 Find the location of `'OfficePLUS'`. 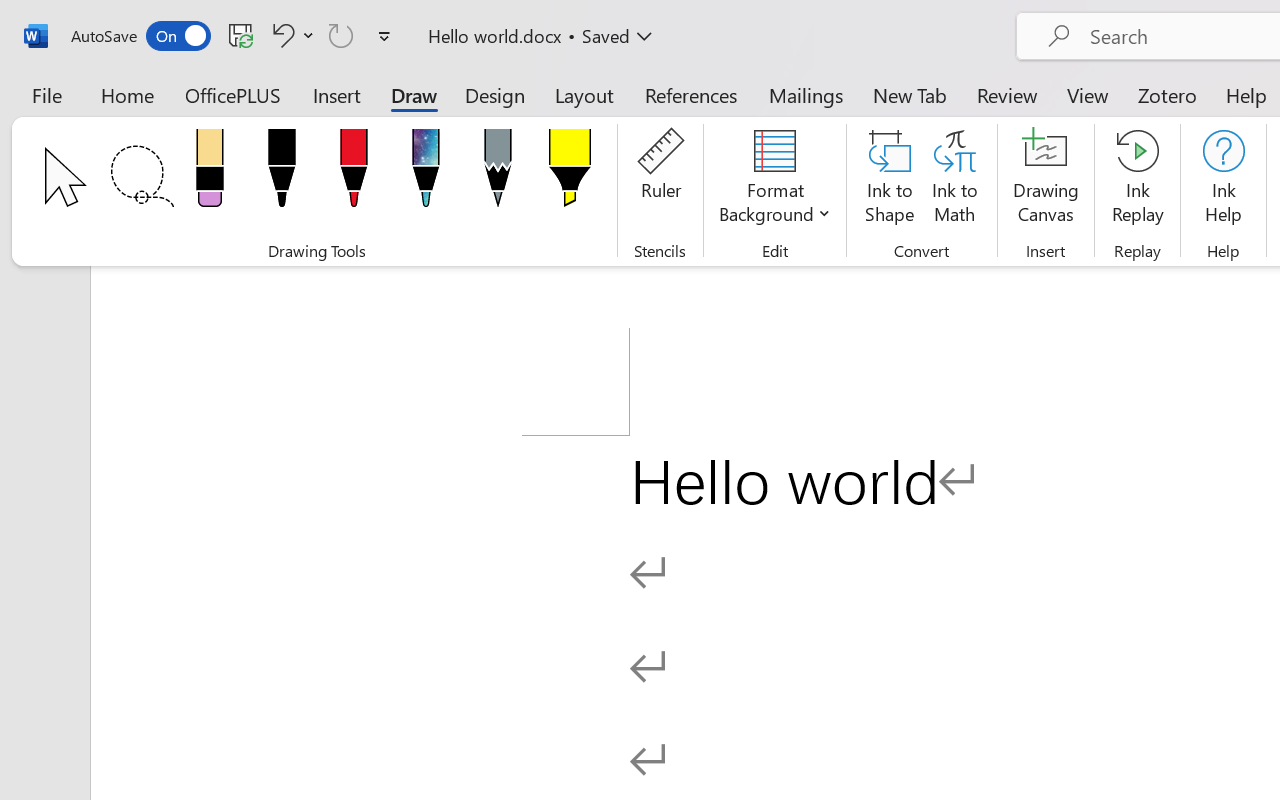

'OfficePLUS' is located at coordinates (233, 94).